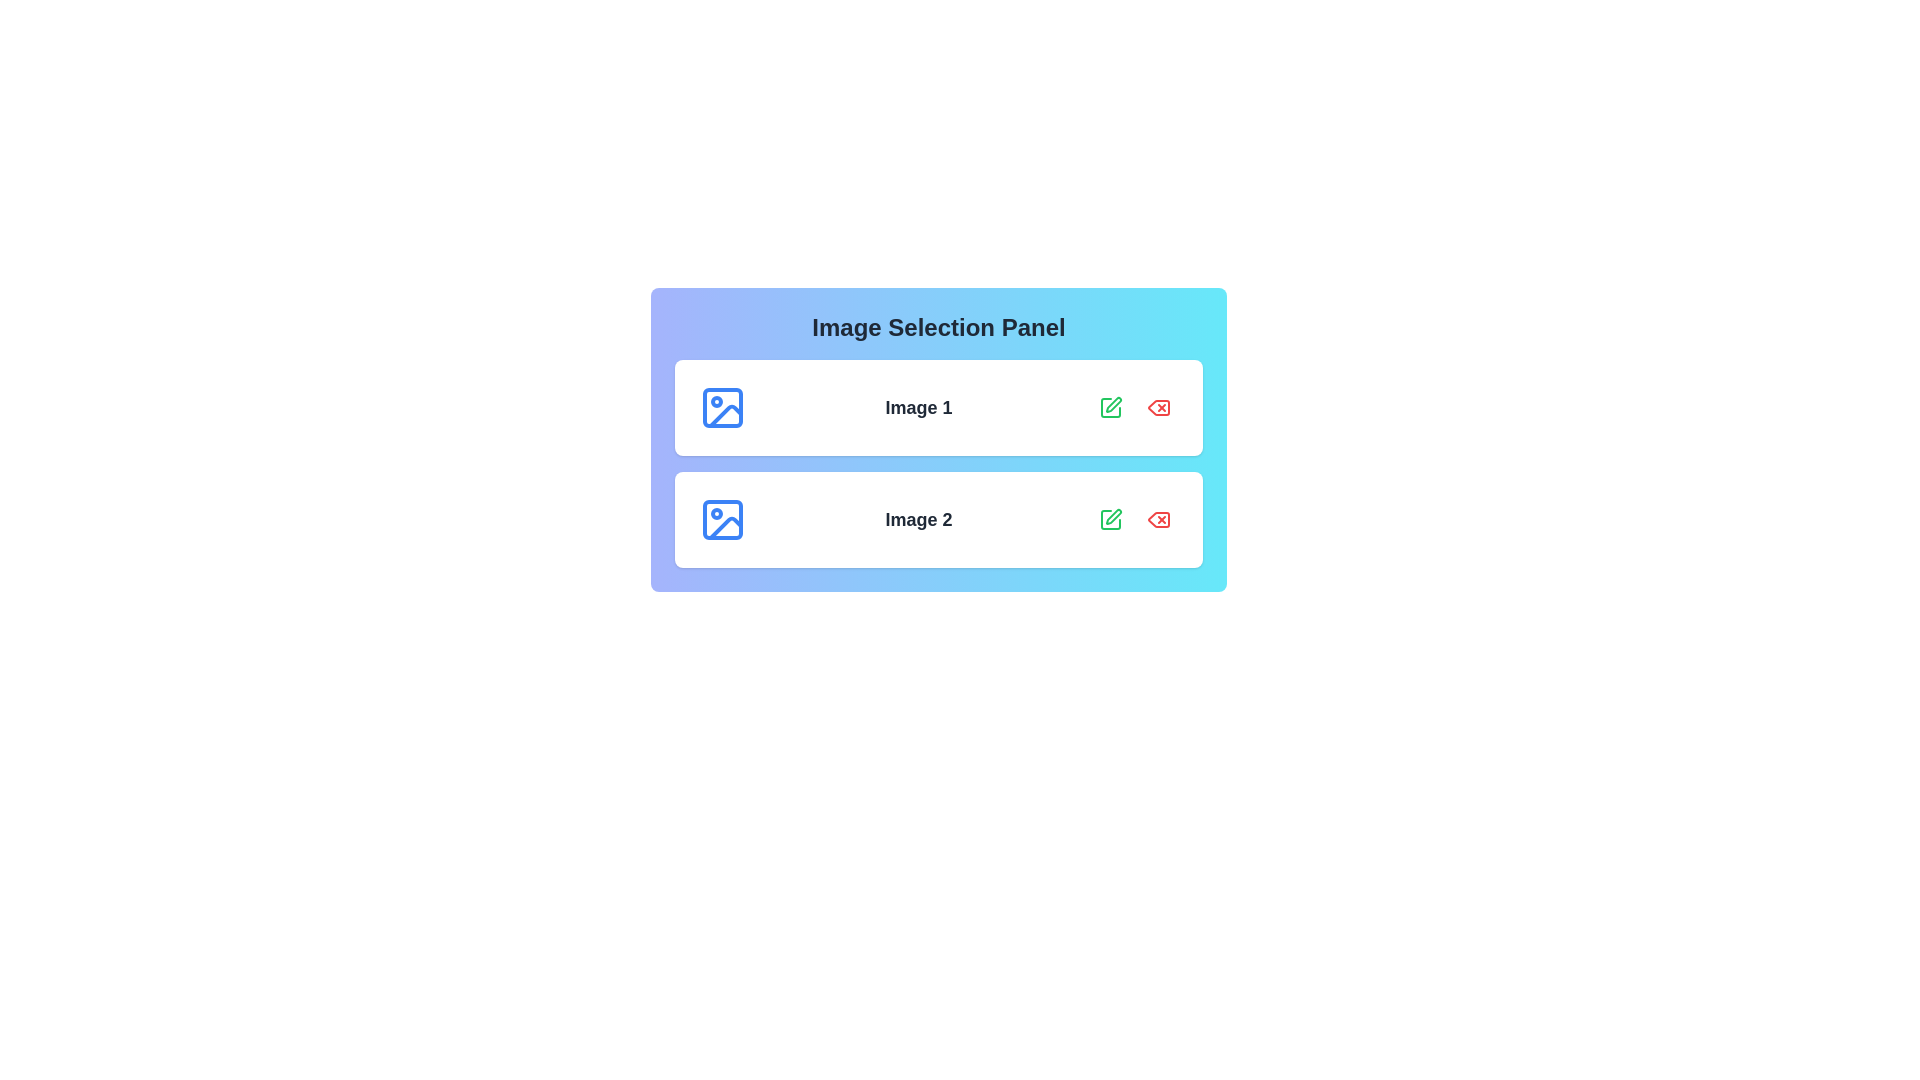 This screenshot has width=1920, height=1080. What do you see at coordinates (1109, 407) in the screenshot?
I see `the edit icon located inside the green edit button on the right side of the Image 1 section` at bounding box center [1109, 407].